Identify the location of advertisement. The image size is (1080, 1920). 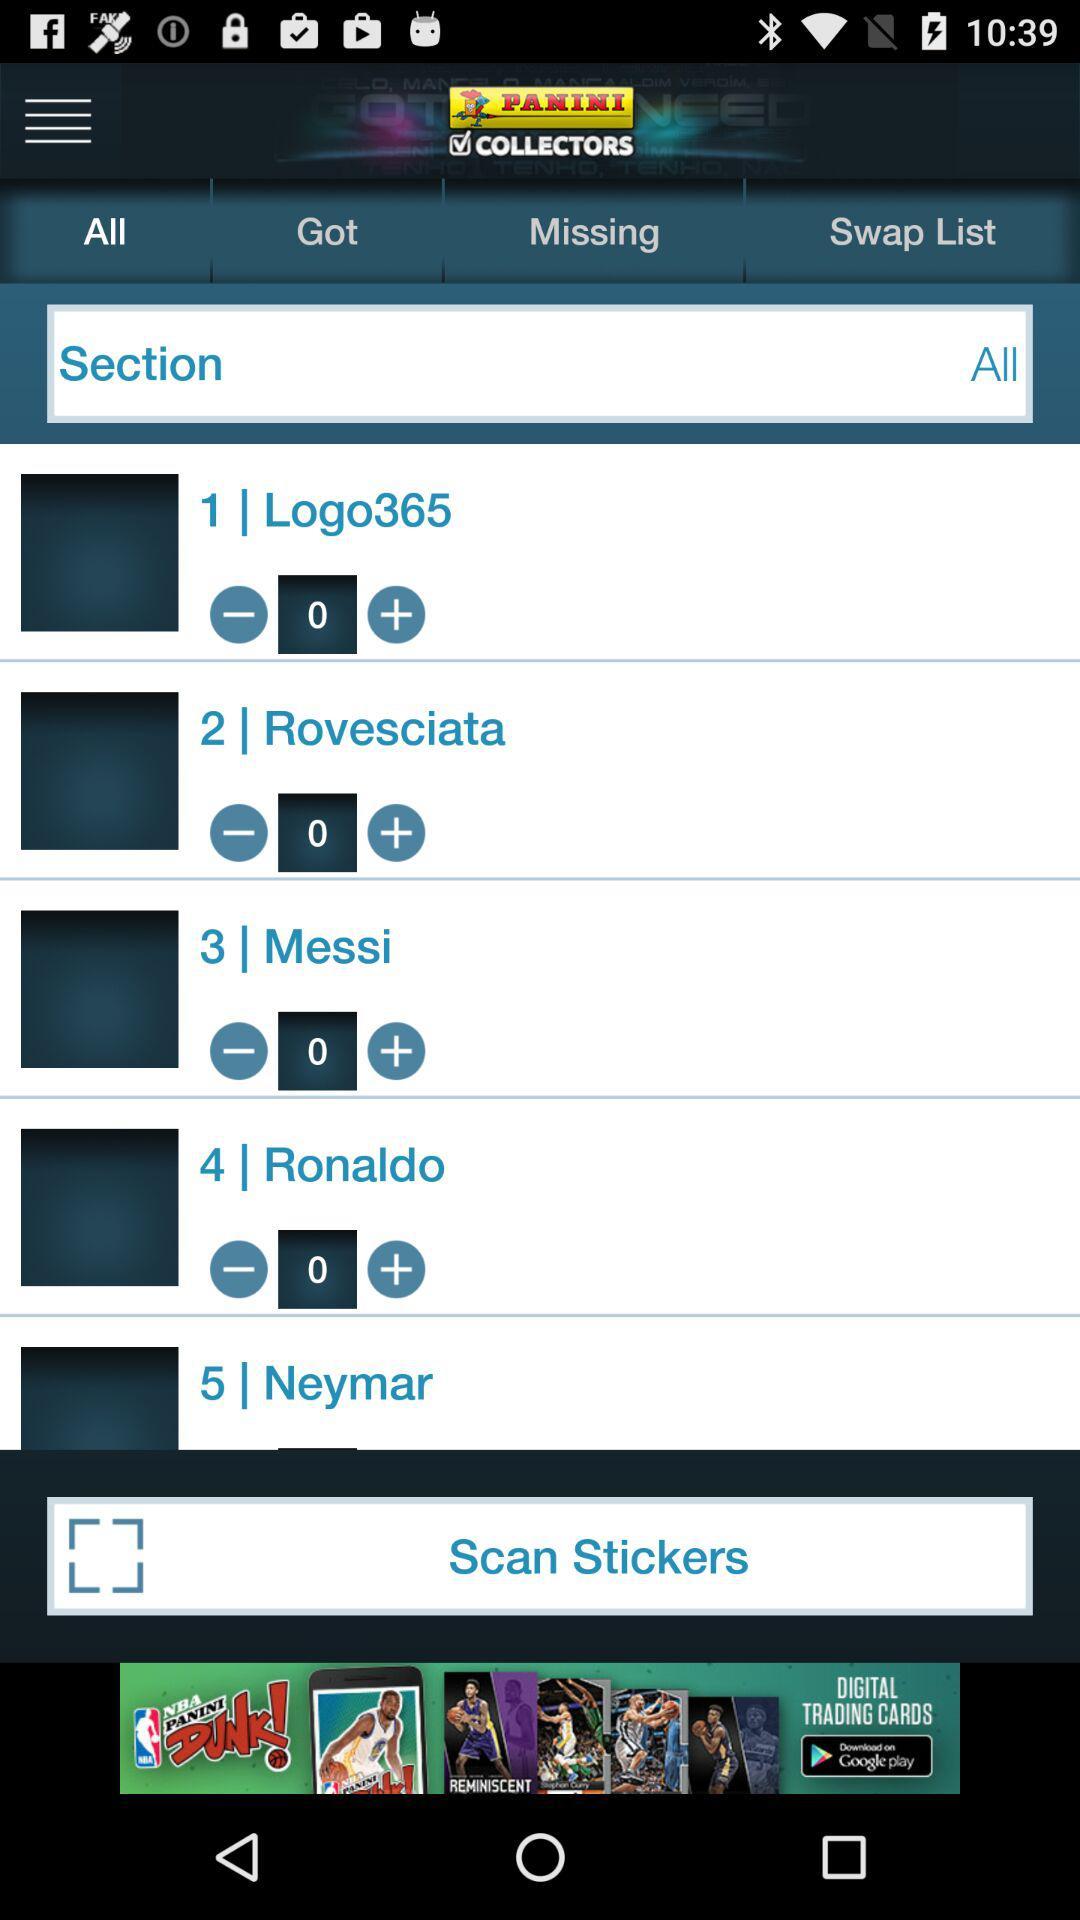
(540, 1727).